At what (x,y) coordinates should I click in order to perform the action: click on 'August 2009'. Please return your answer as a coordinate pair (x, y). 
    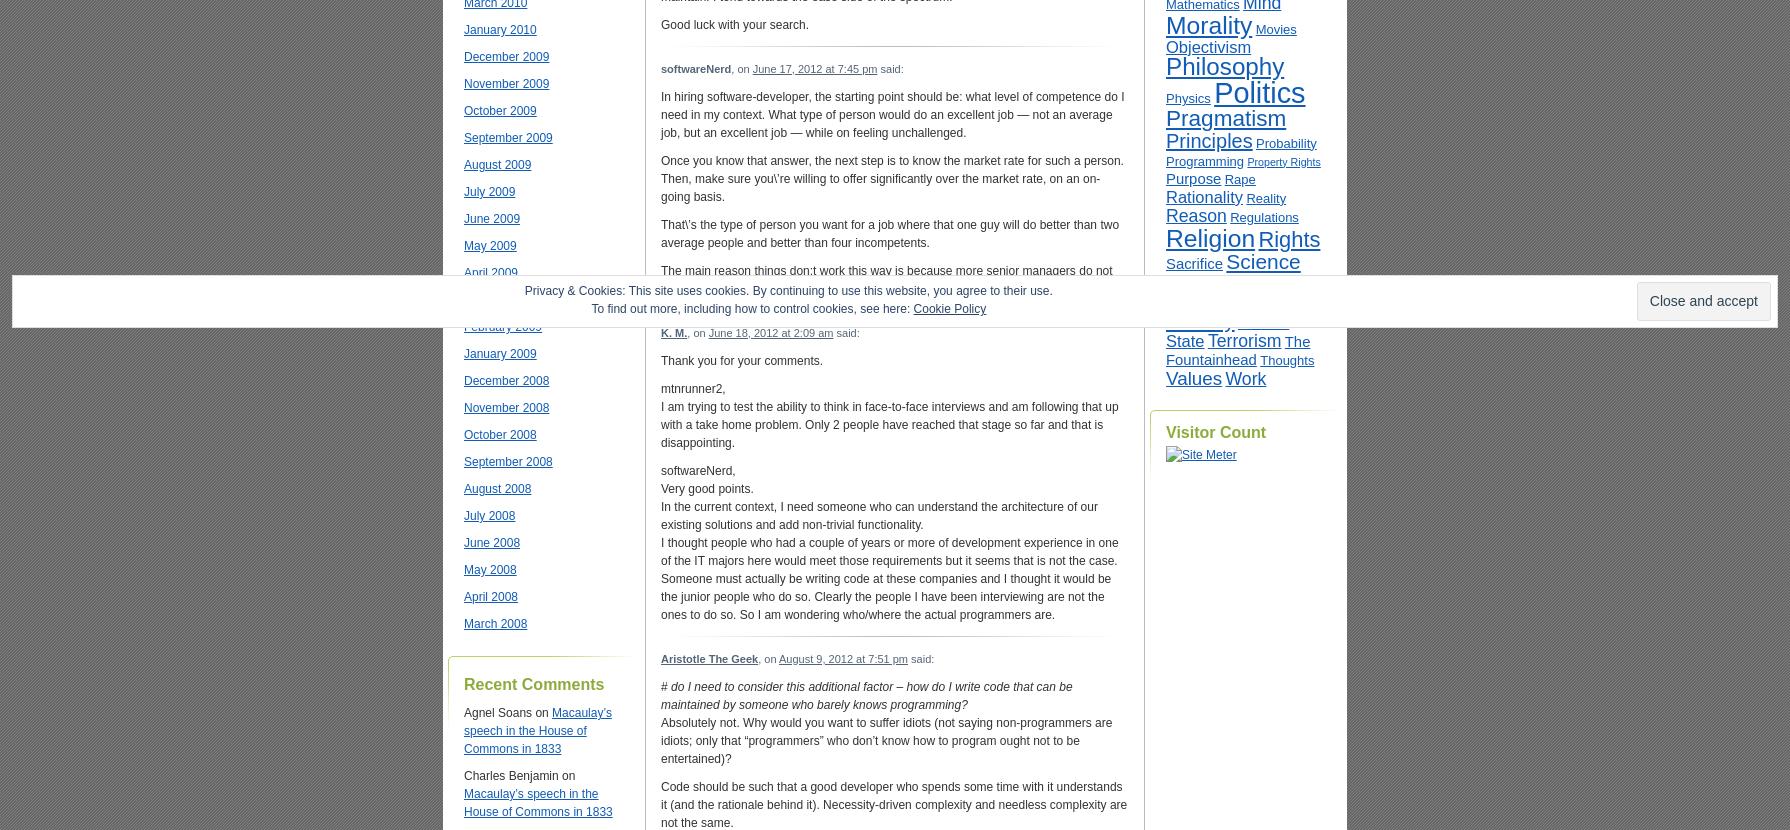
    Looking at the image, I should click on (496, 164).